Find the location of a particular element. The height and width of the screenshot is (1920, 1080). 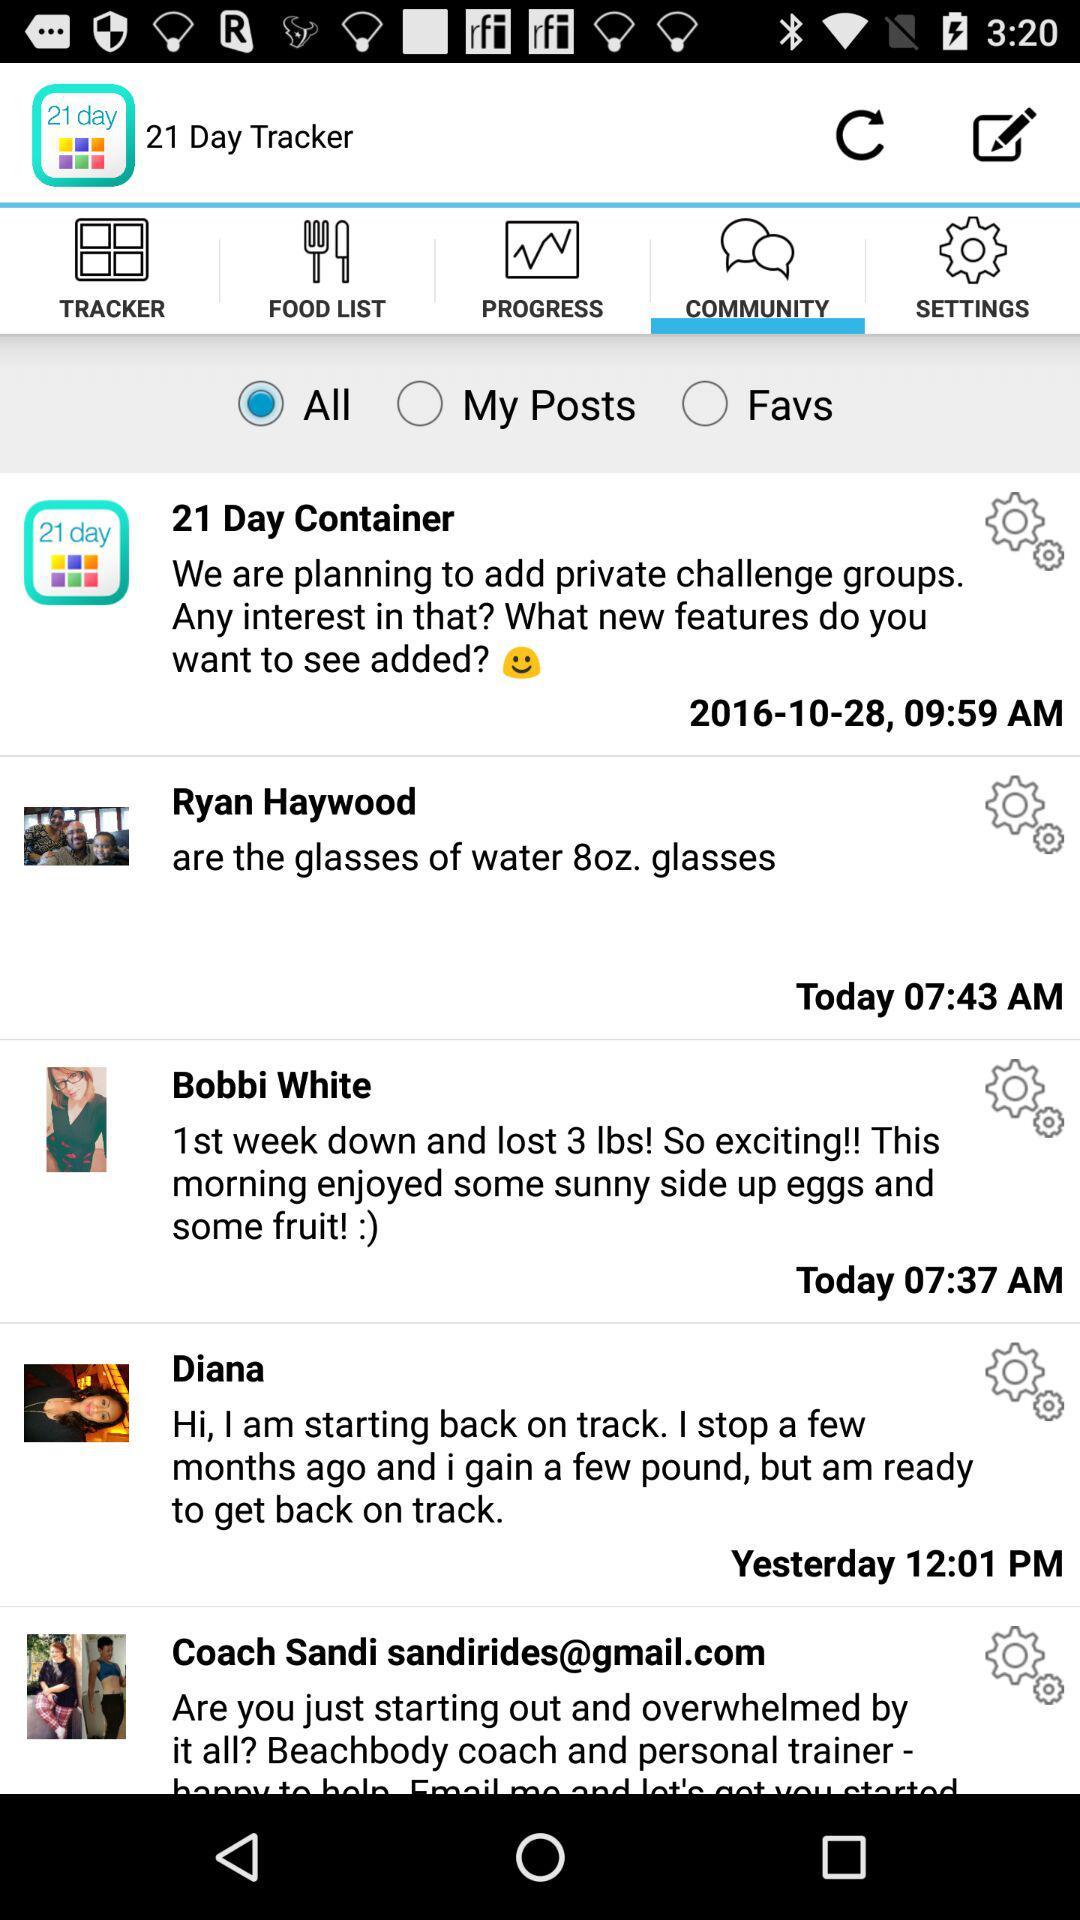

open settings is located at coordinates (1024, 531).